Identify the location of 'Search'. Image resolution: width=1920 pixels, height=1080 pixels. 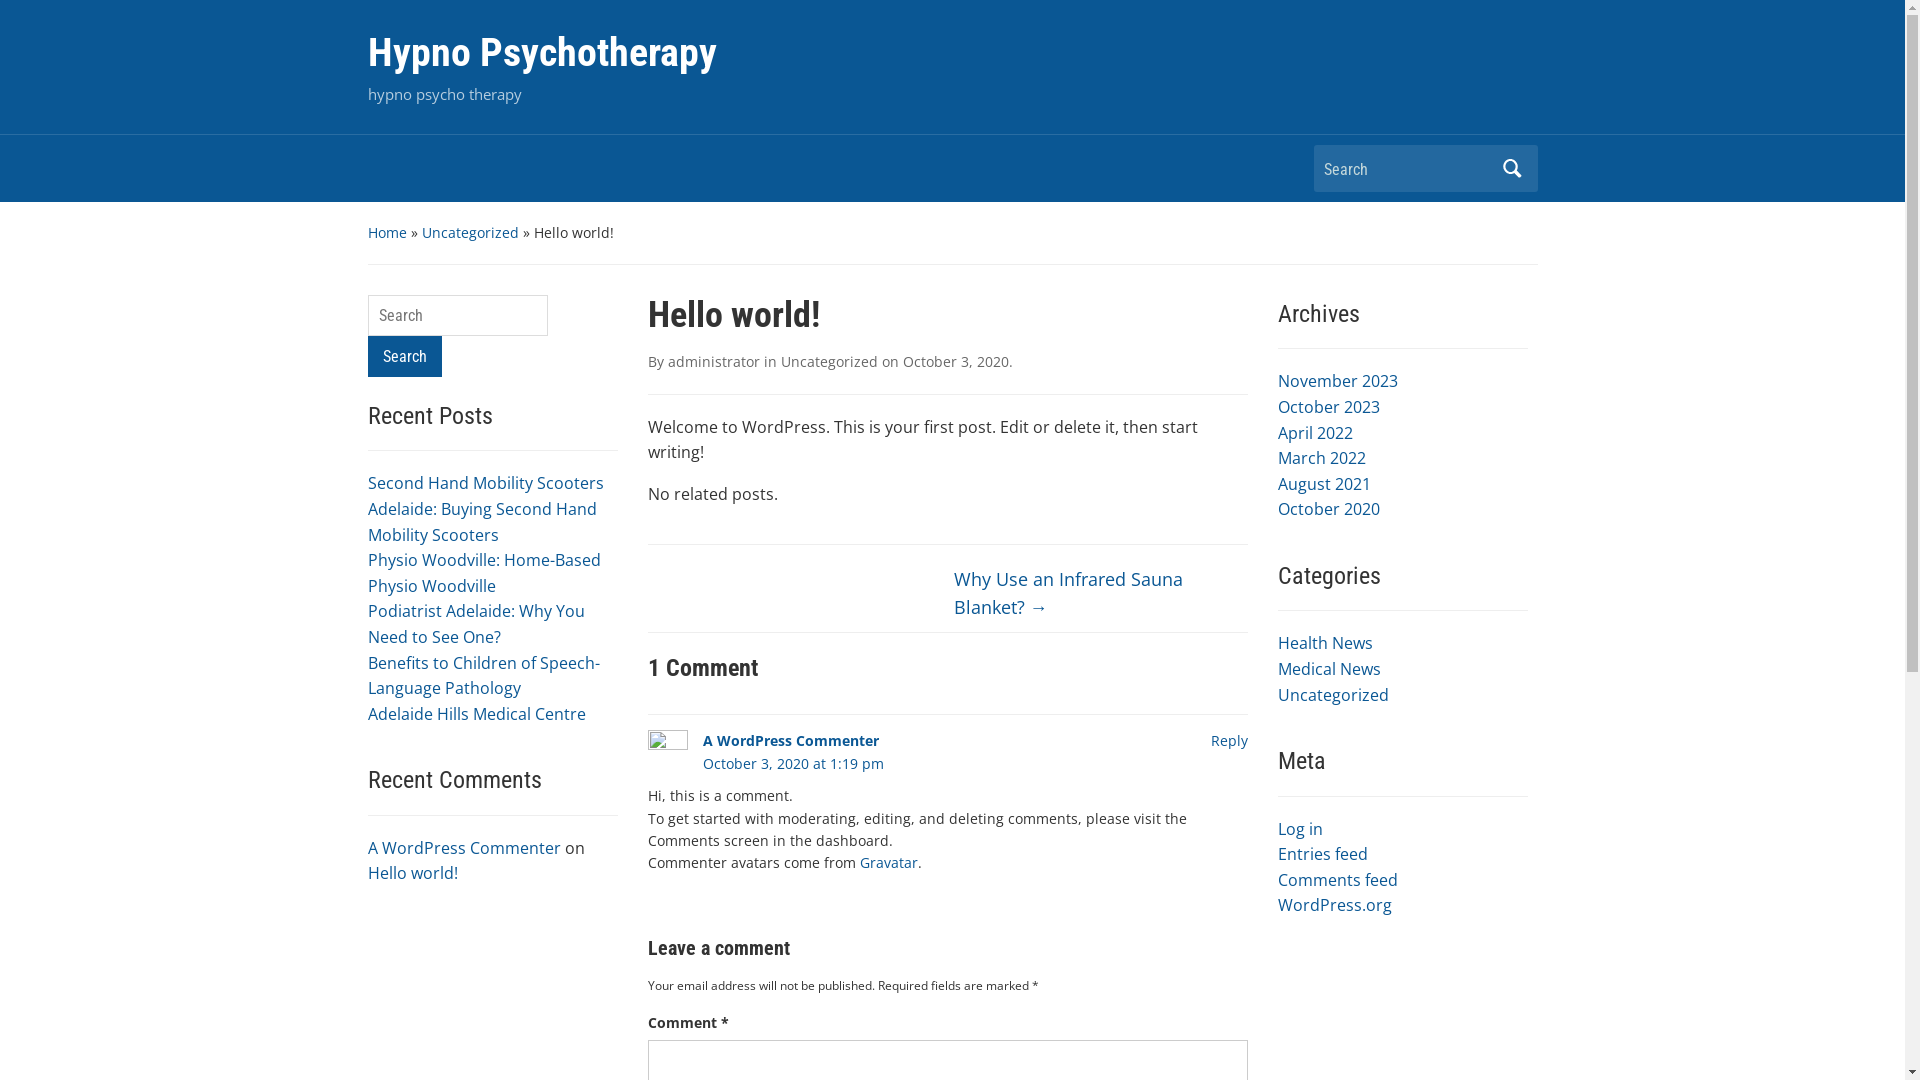
(403, 355).